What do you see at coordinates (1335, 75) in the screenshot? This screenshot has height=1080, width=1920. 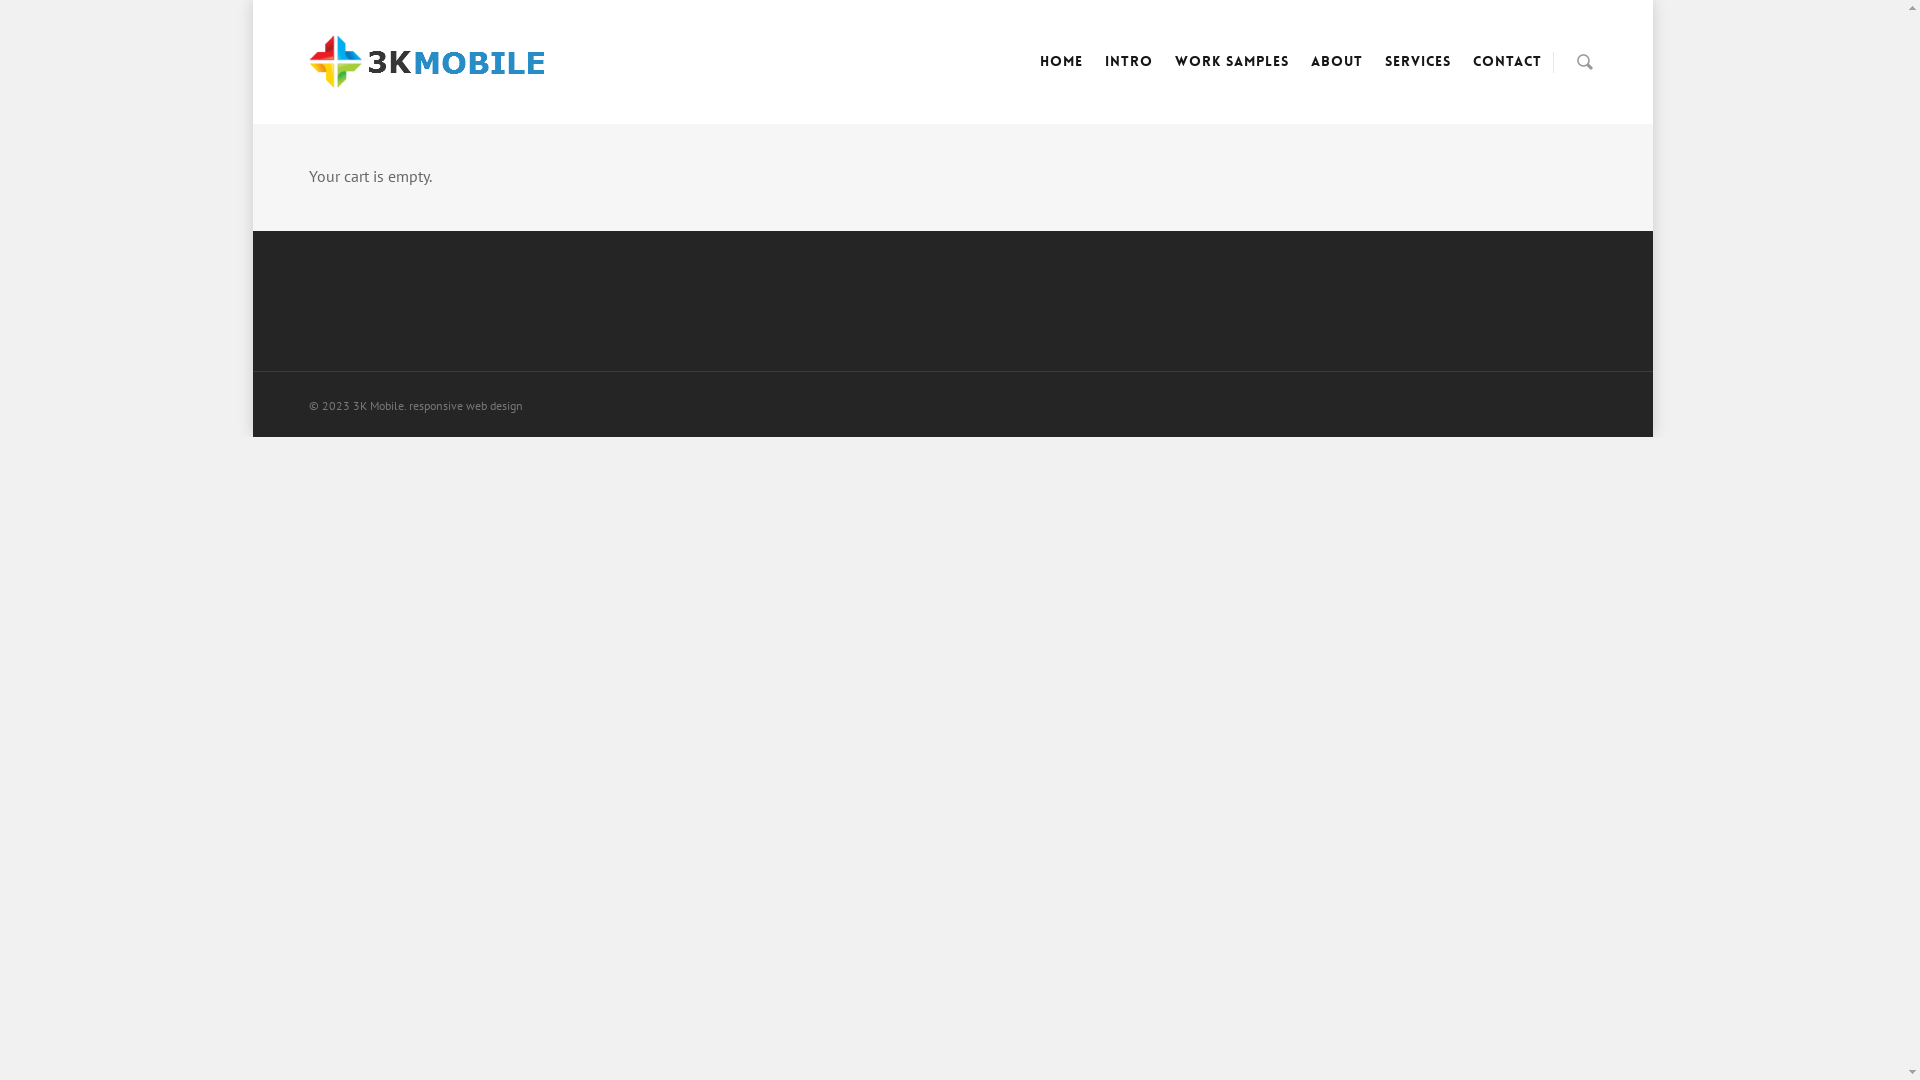 I see `'About'` at bounding box center [1335, 75].